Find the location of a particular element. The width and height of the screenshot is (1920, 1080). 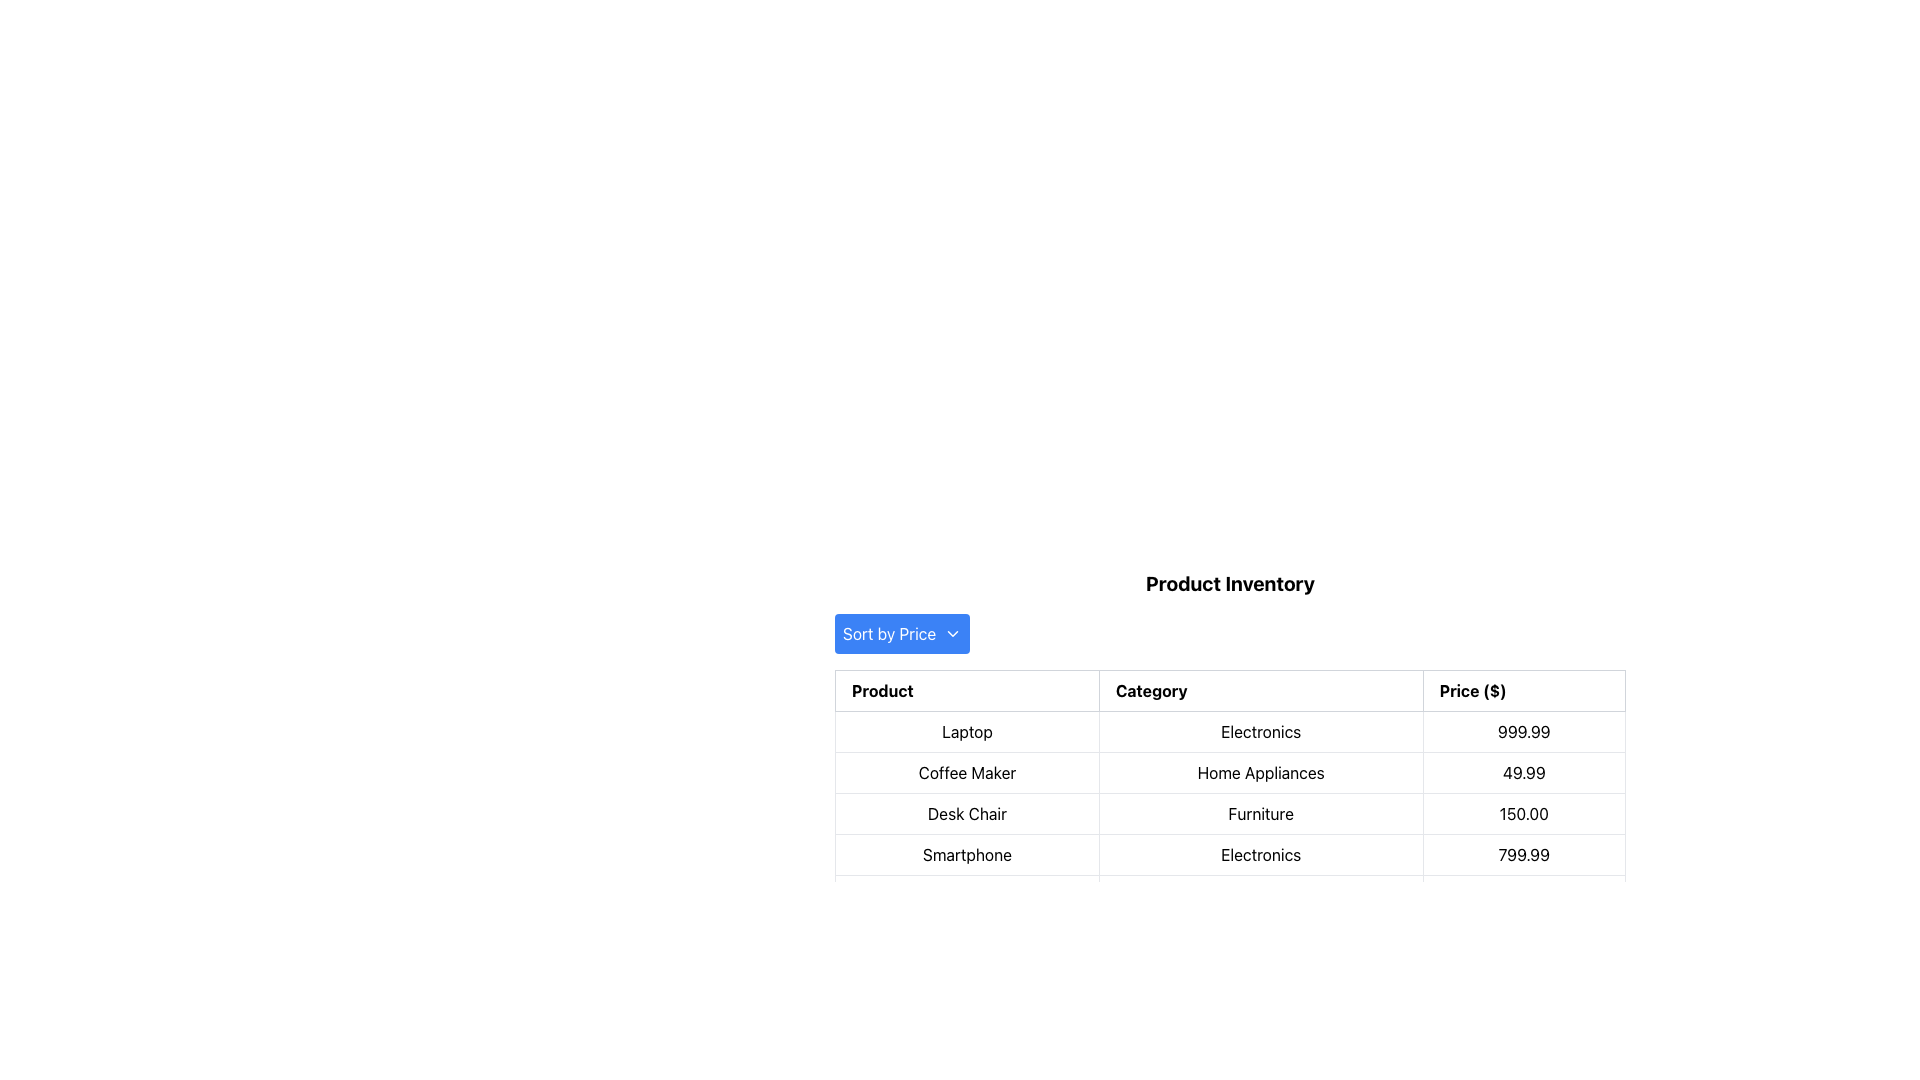

the 'Electronics' static text element in the 'Category' column of the first row in the product information table is located at coordinates (1260, 732).